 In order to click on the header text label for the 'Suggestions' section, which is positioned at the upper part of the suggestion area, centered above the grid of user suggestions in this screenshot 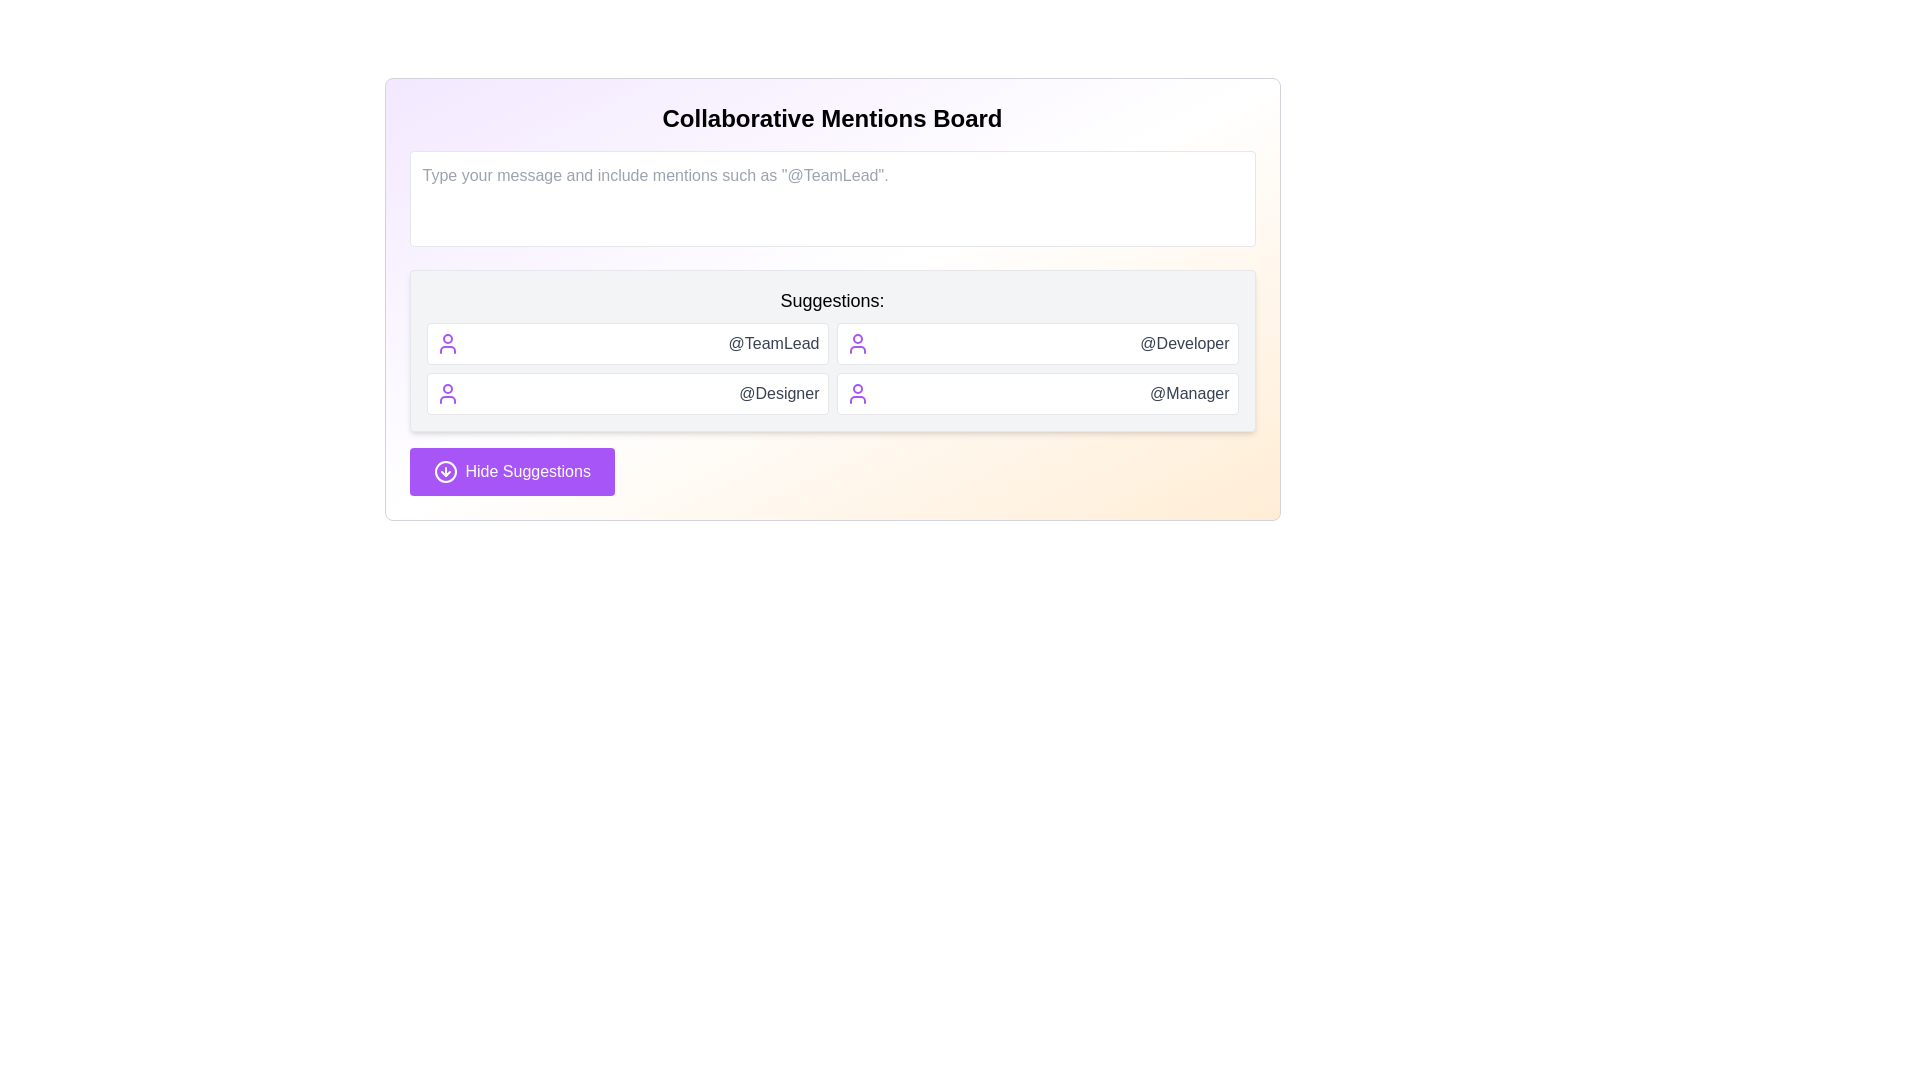, I will do `click(832, 300)`.